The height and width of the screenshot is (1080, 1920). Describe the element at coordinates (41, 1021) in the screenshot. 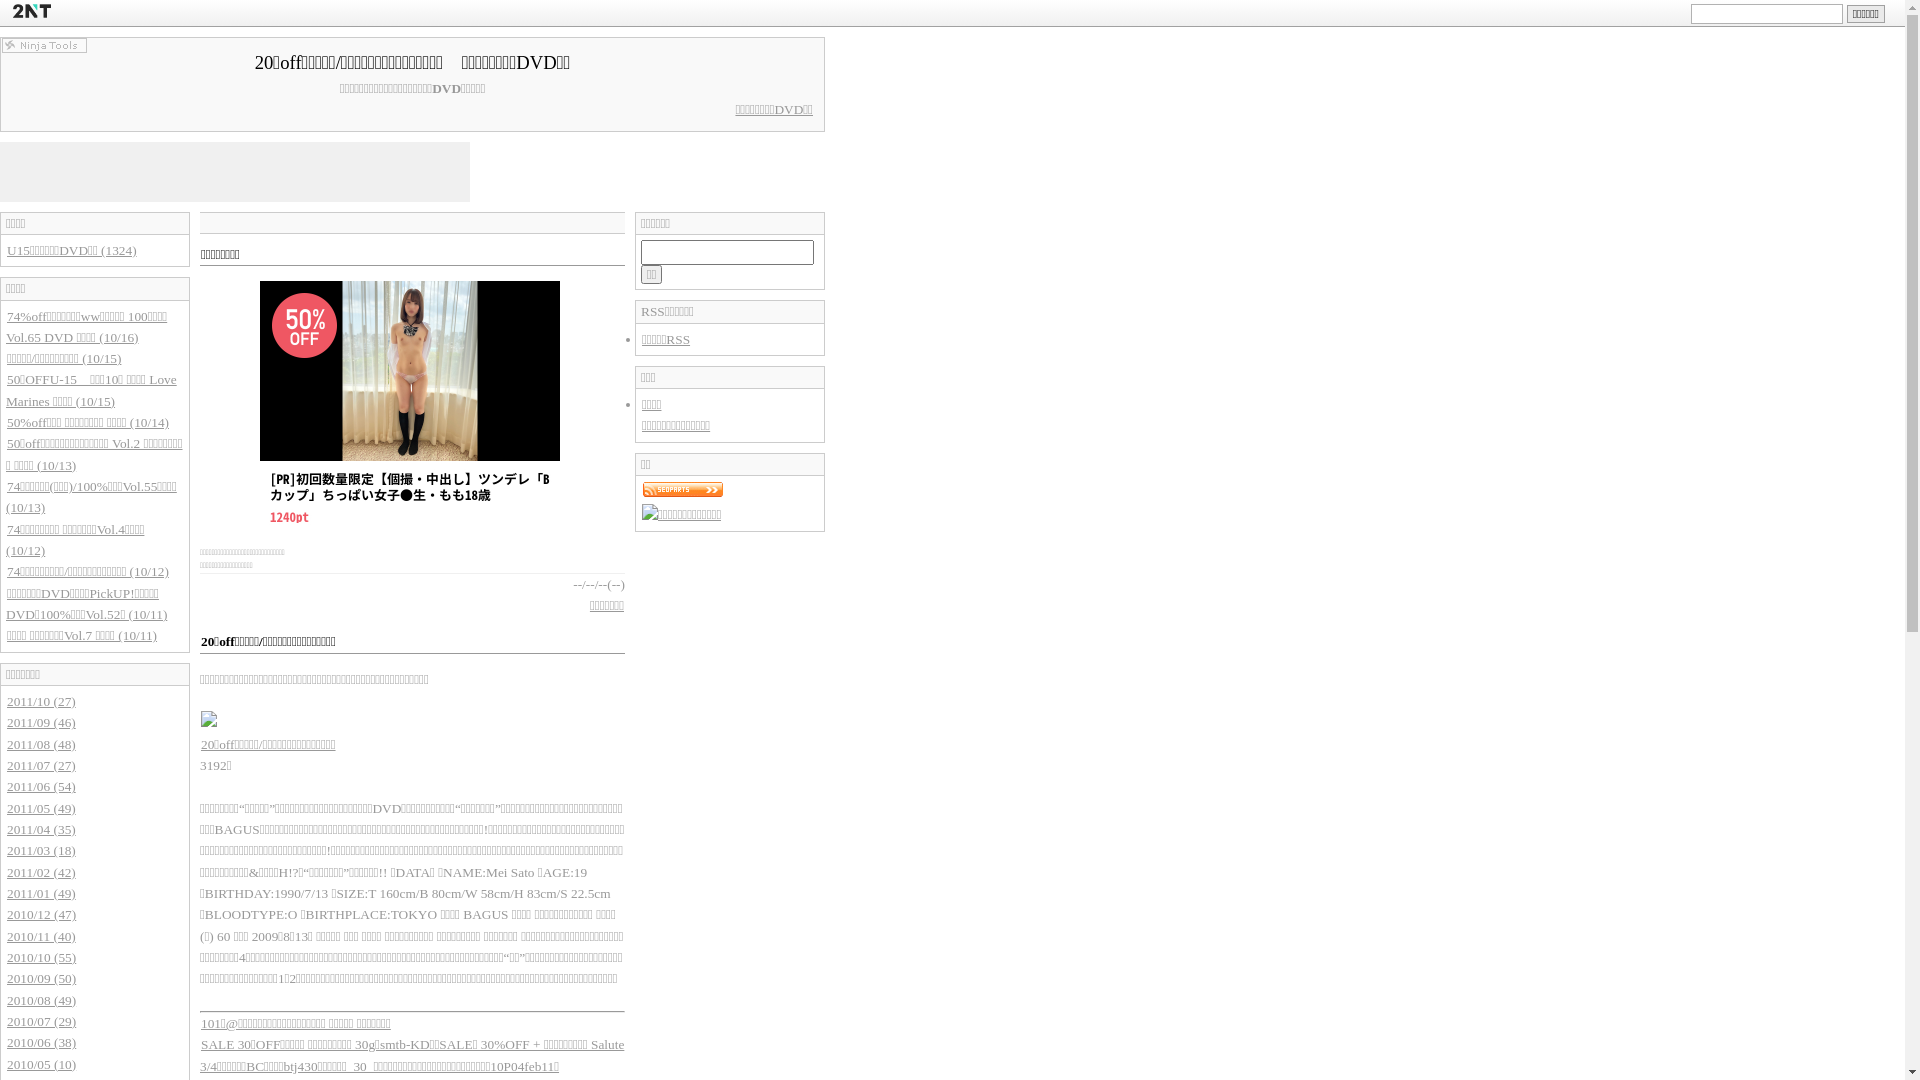

I see `'2010/07 (29)'` at that location.